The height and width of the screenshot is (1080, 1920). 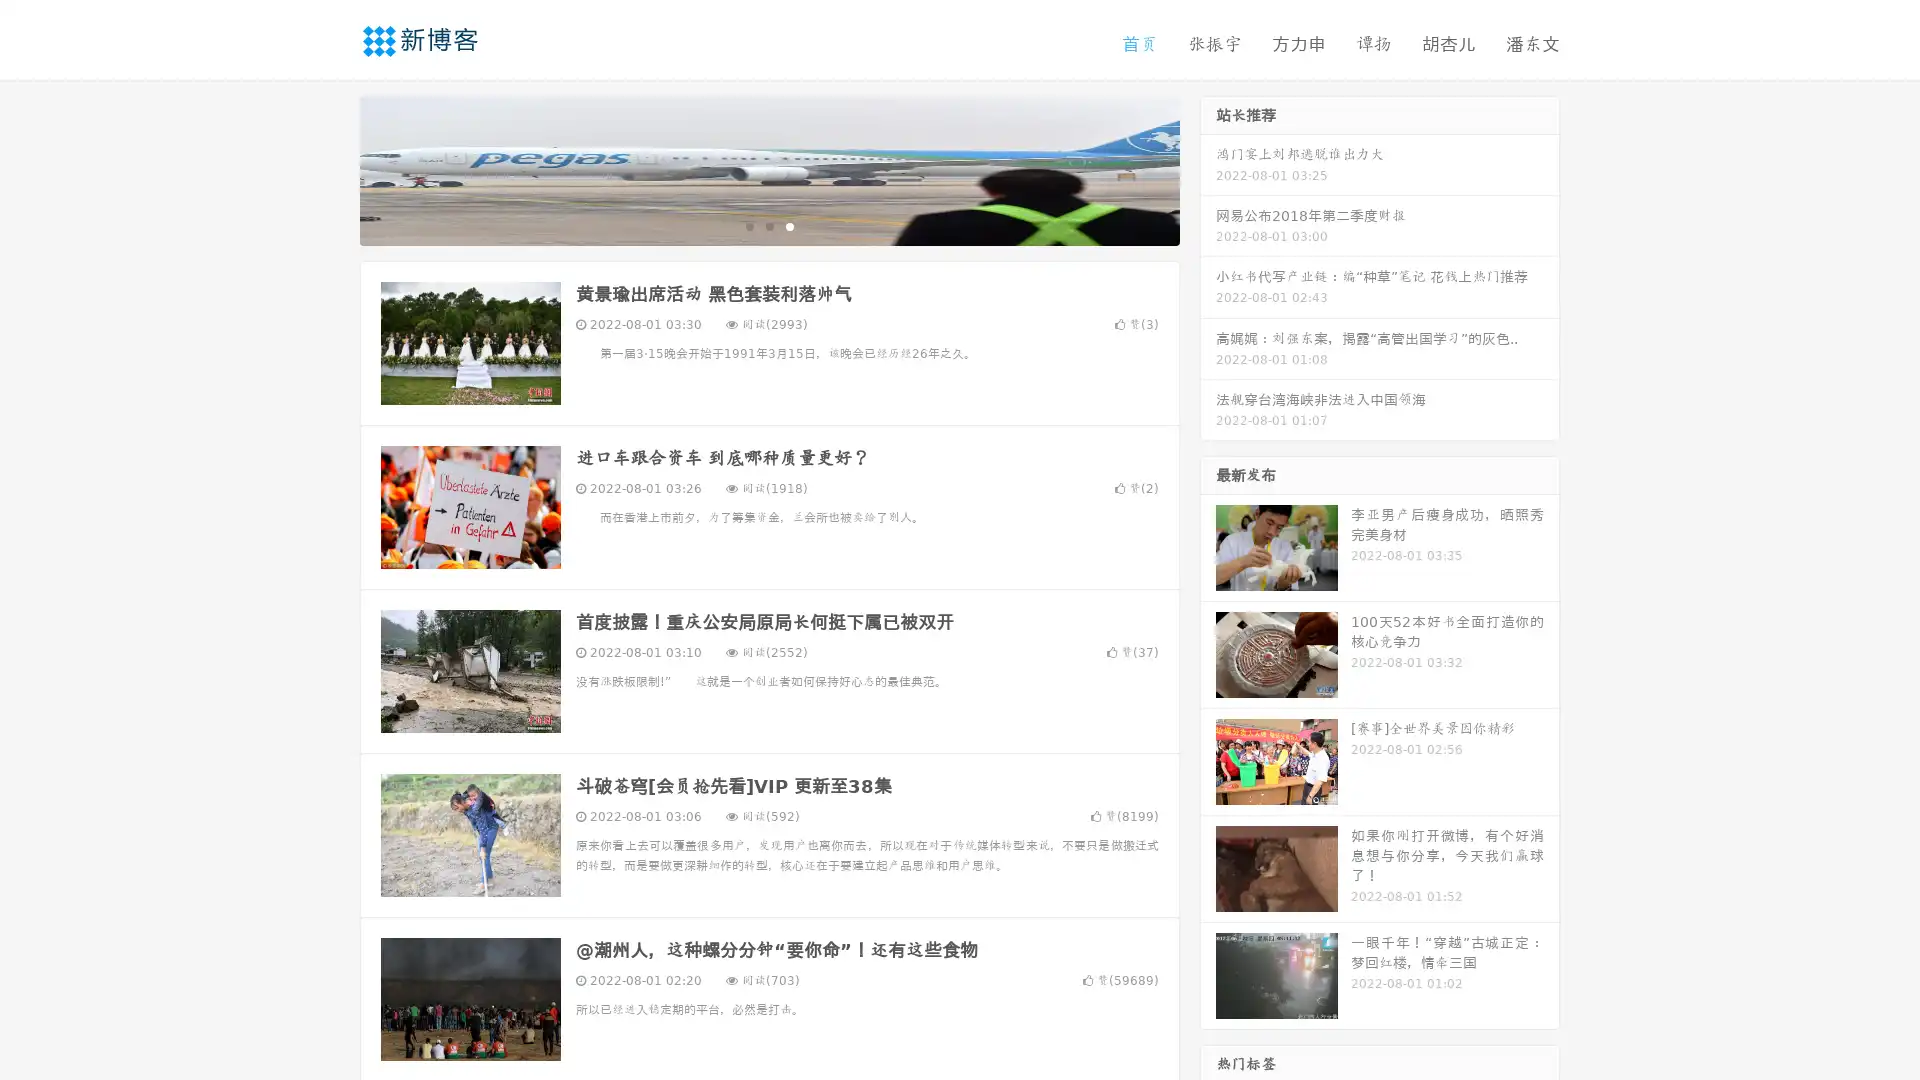 What do you see at coordinates (1208, 168) in the screenshot?
I see `Next slide` at bounding box center [1208, 168].